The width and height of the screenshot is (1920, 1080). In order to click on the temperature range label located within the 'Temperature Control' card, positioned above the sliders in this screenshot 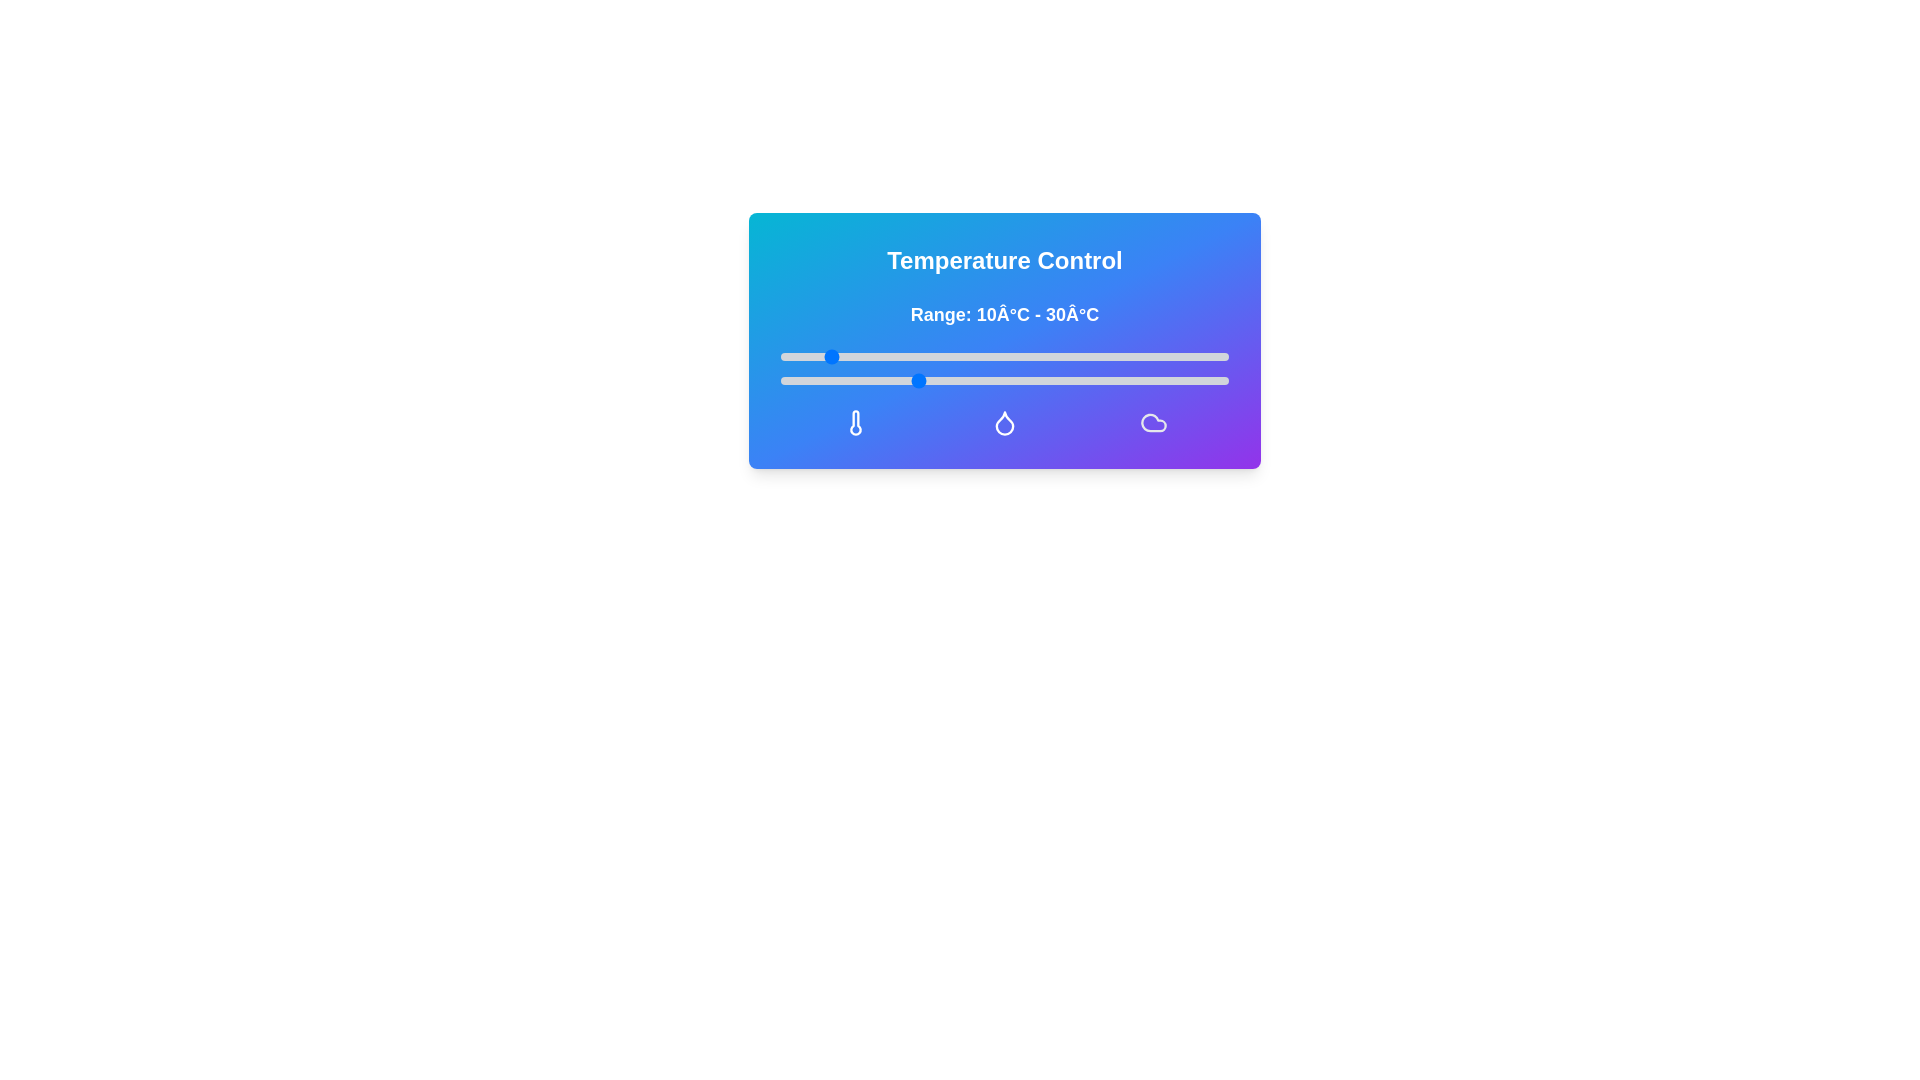, I will do `click(1004, 342)`.